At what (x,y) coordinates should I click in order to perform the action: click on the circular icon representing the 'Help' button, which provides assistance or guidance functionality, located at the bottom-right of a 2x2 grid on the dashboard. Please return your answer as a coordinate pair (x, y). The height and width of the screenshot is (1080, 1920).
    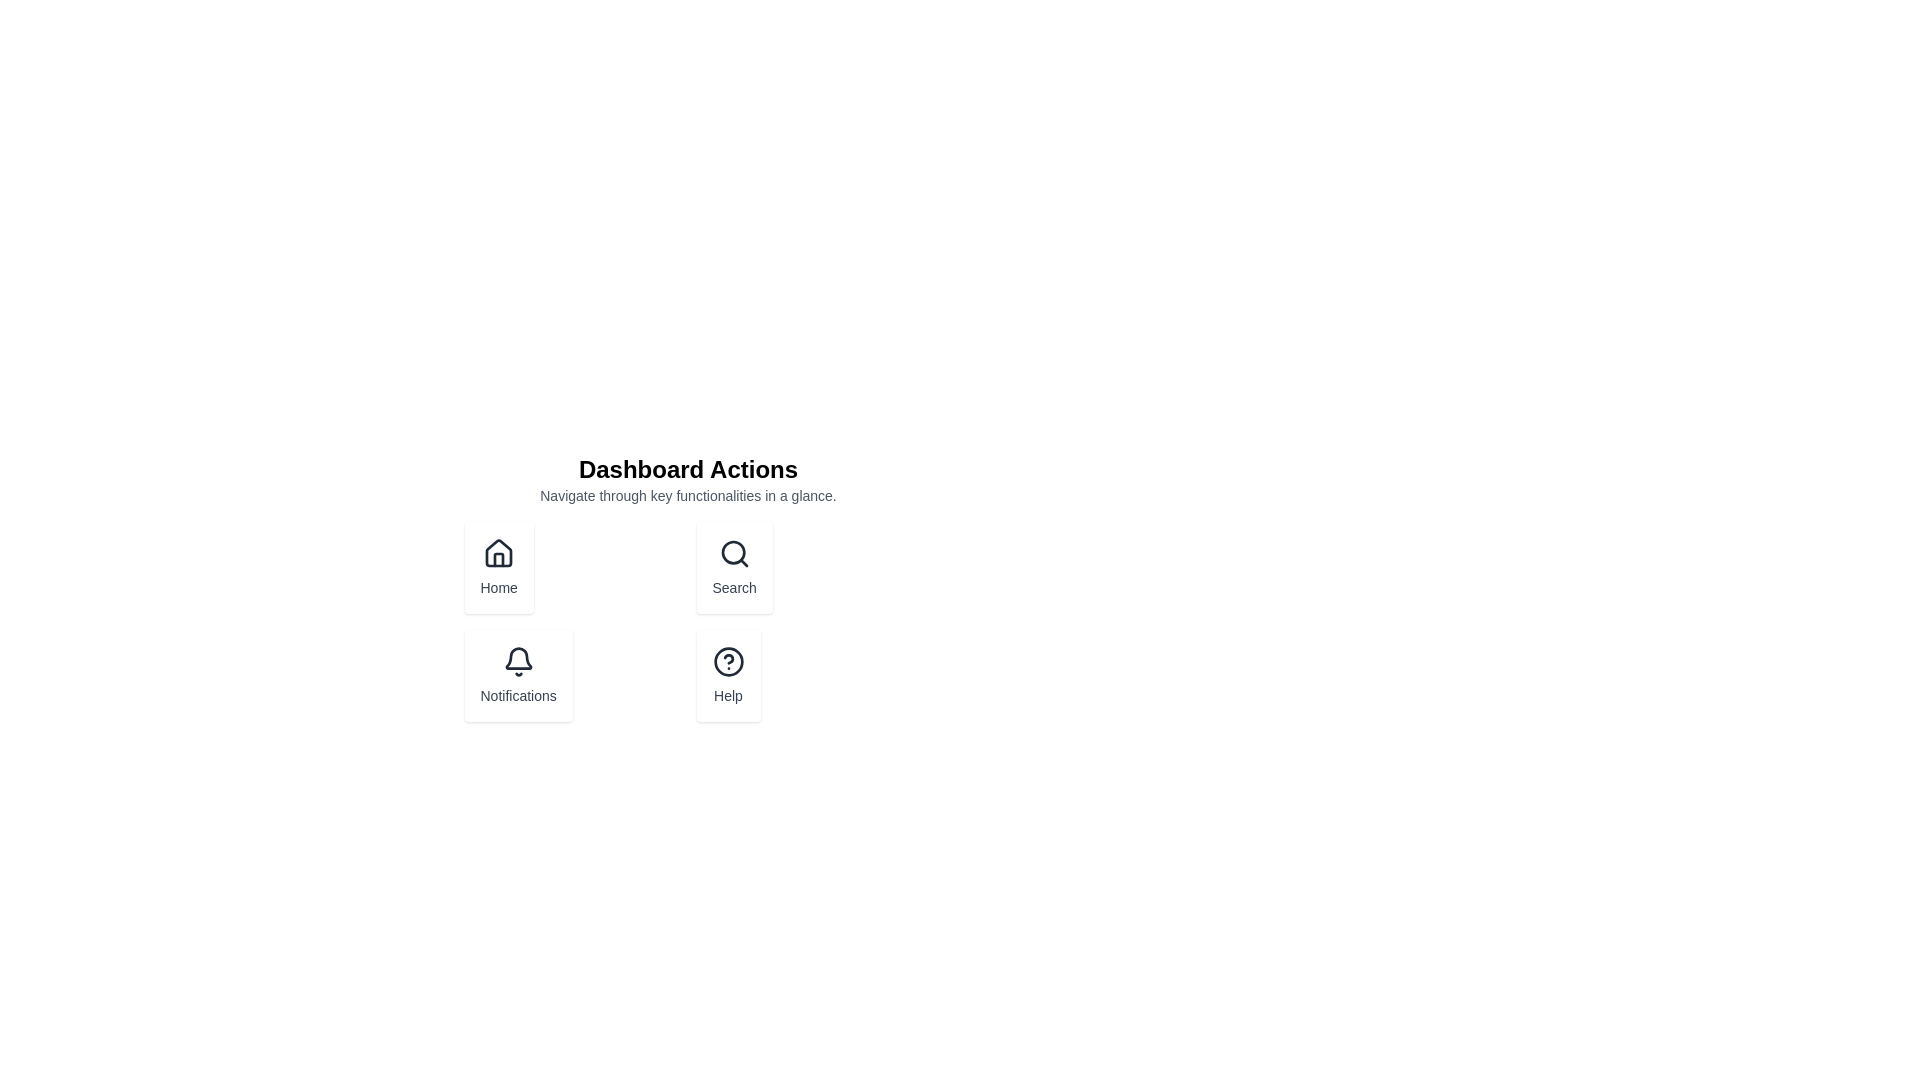
    Looking at the image, I should click on (727, 662).